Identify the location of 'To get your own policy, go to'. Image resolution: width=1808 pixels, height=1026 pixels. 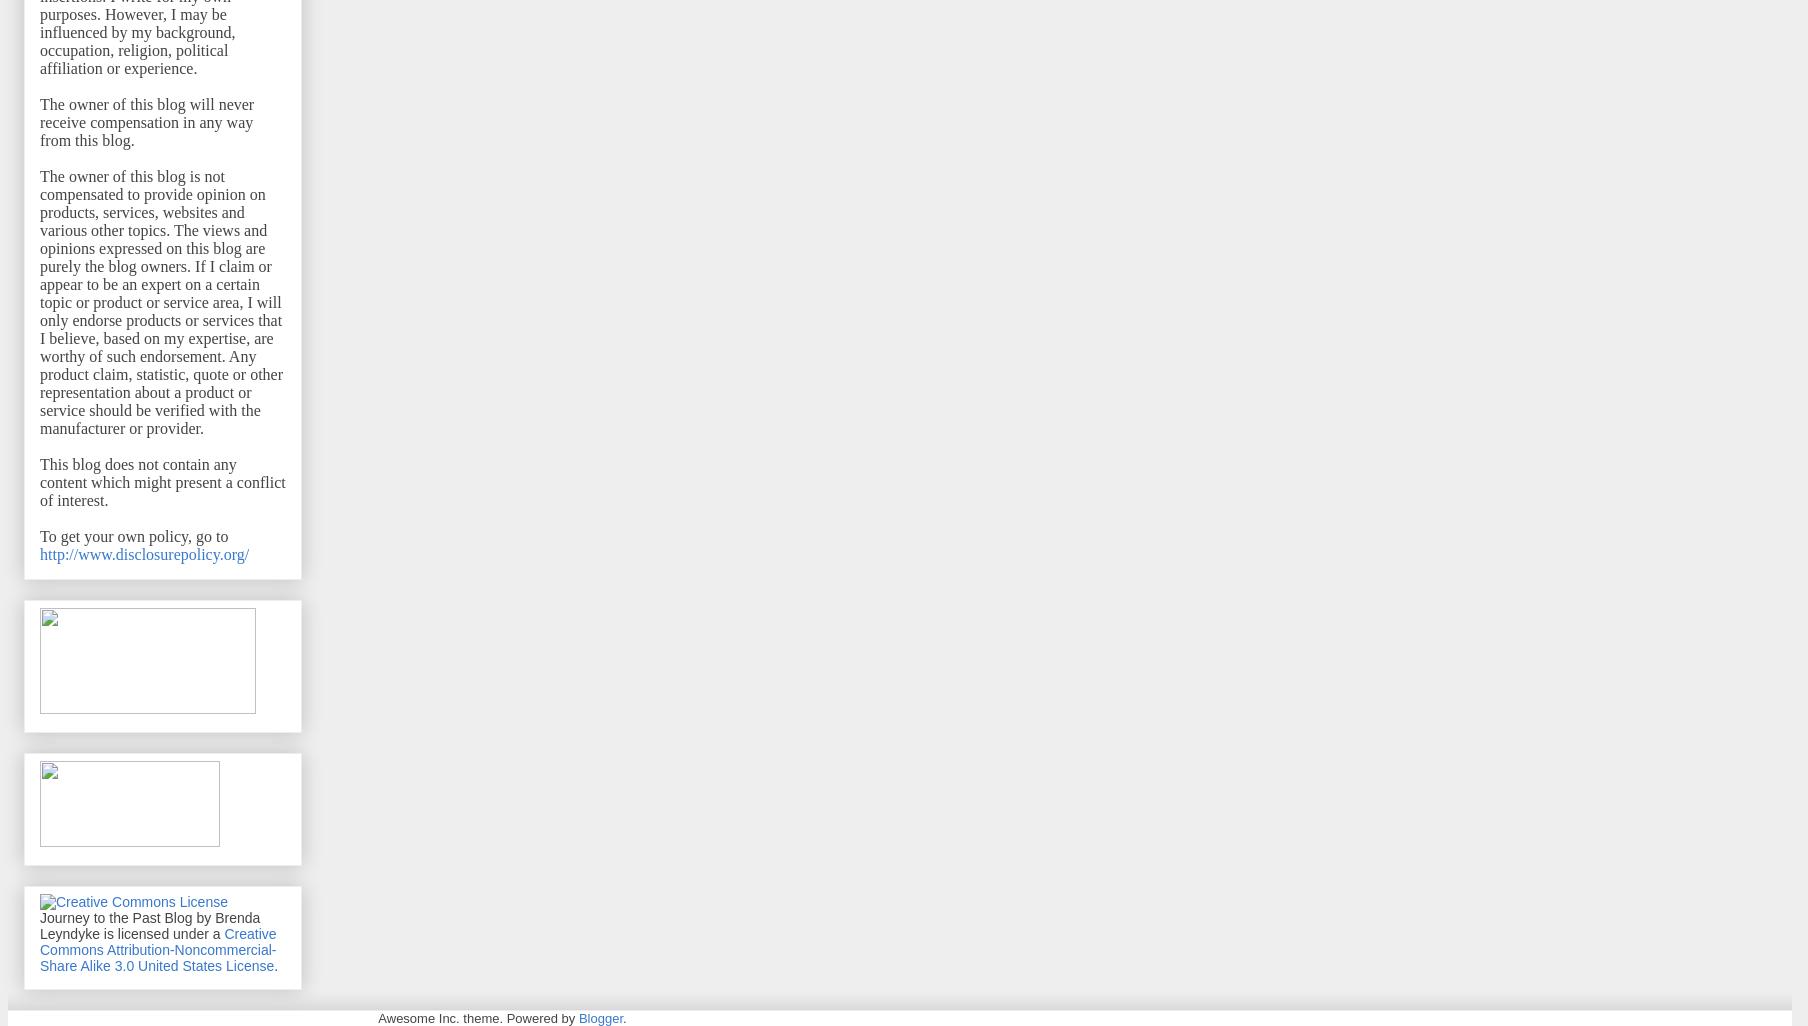
(132, 535).